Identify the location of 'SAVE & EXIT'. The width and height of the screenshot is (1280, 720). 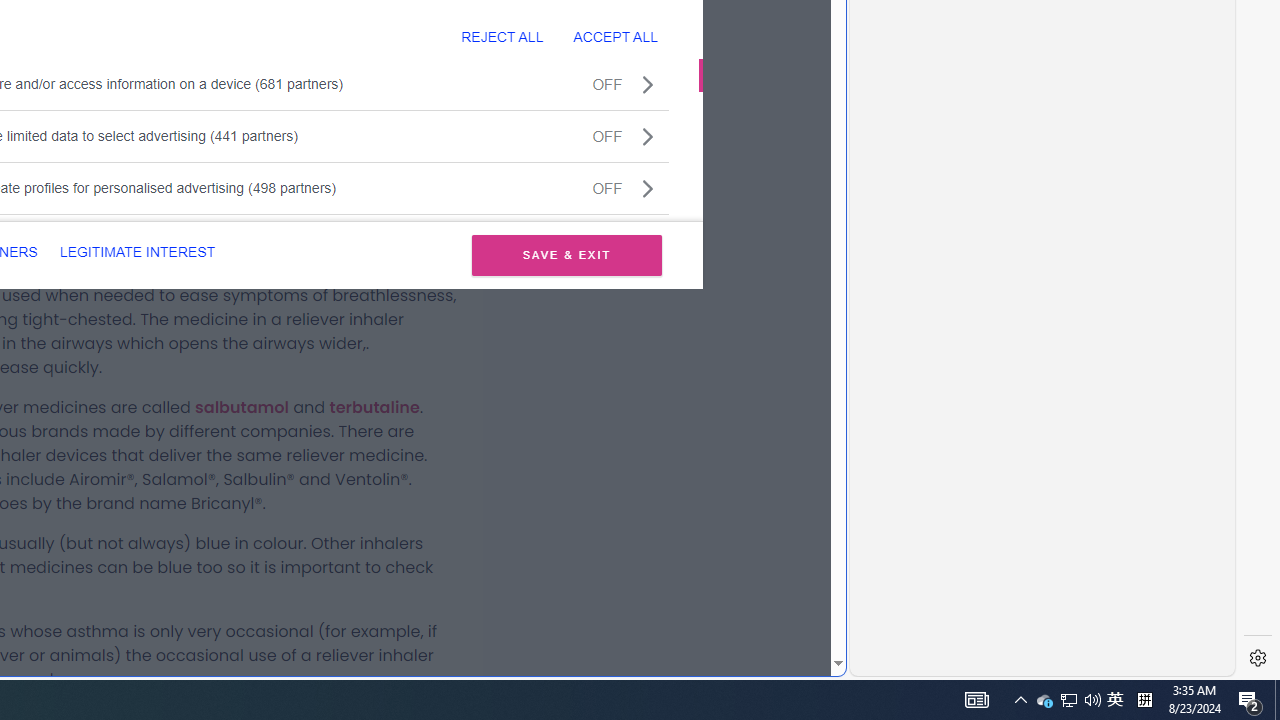
(566, 254).